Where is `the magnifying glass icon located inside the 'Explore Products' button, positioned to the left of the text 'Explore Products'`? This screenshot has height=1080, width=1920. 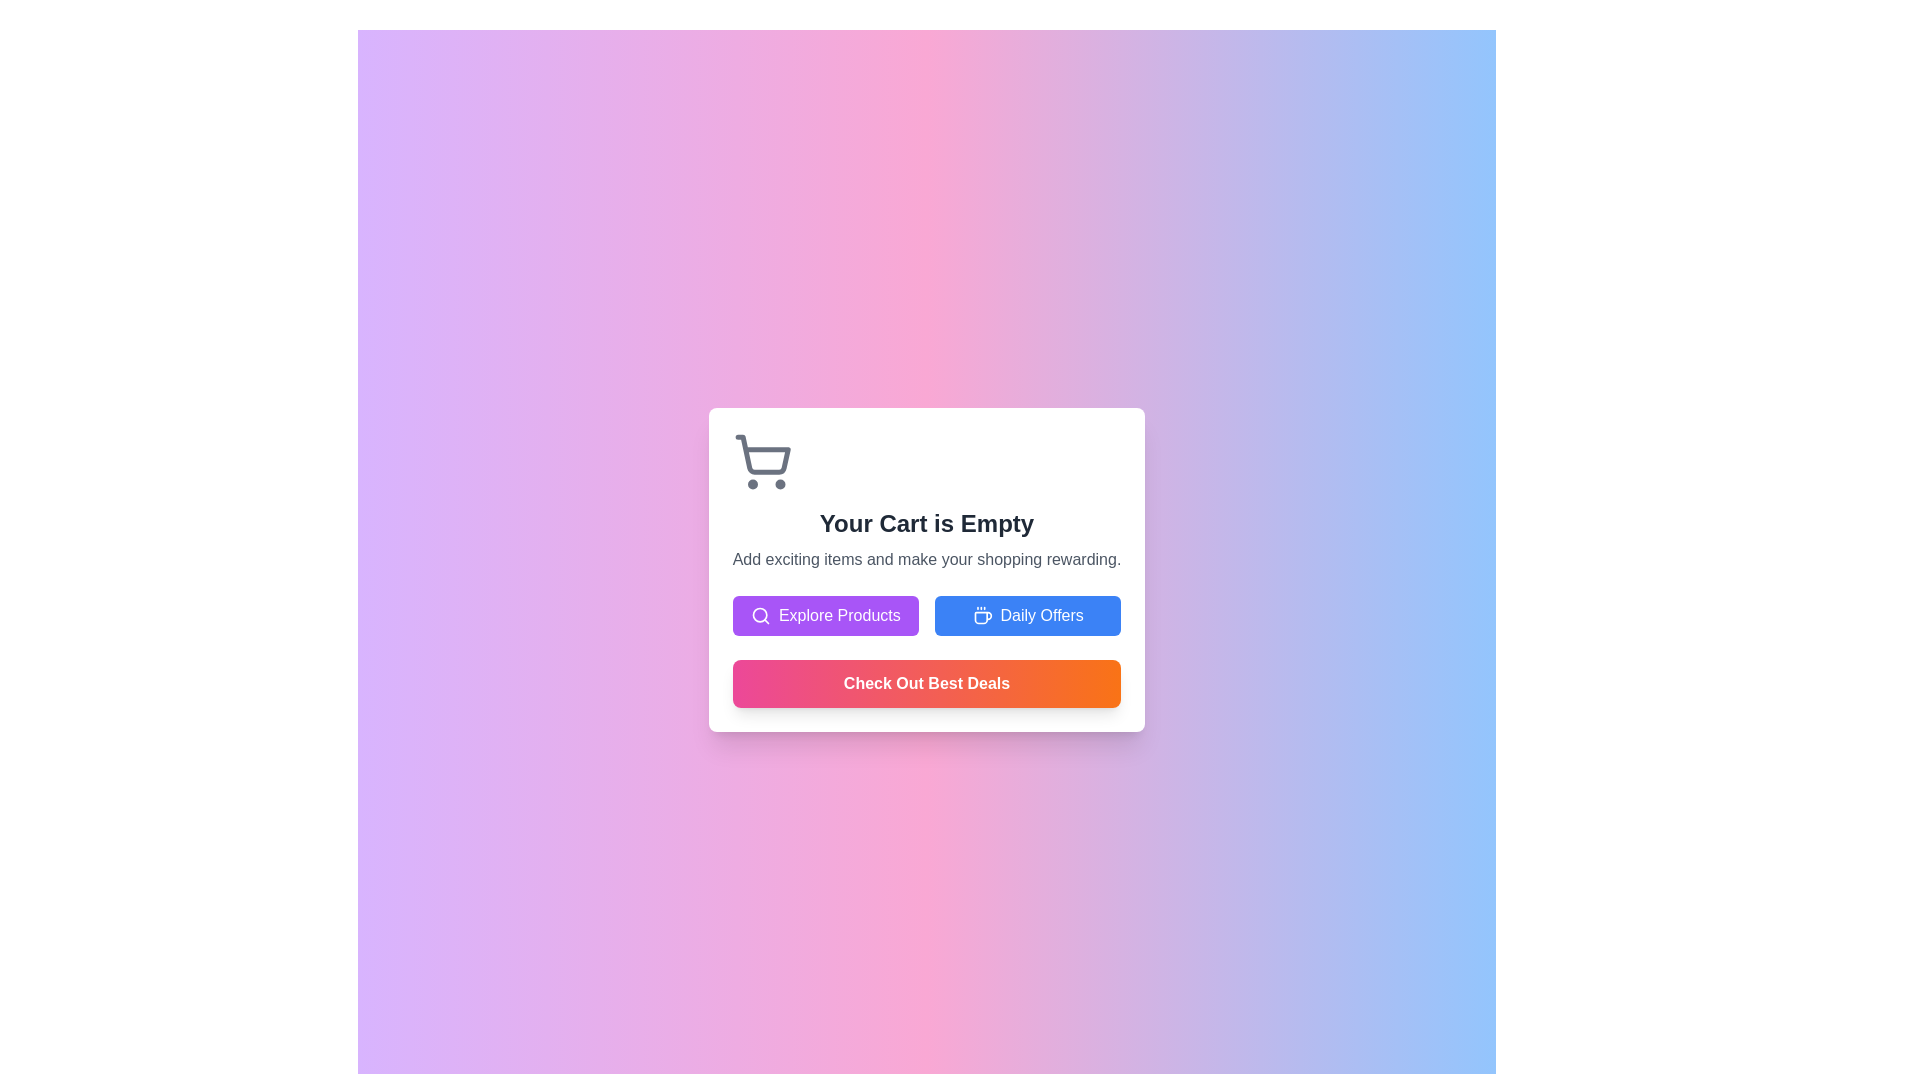
the magnifying glass icon located inside the 'Explore Products' button, positioned to the left of the text 'Explore Products' is located at coordinates (759, 615).